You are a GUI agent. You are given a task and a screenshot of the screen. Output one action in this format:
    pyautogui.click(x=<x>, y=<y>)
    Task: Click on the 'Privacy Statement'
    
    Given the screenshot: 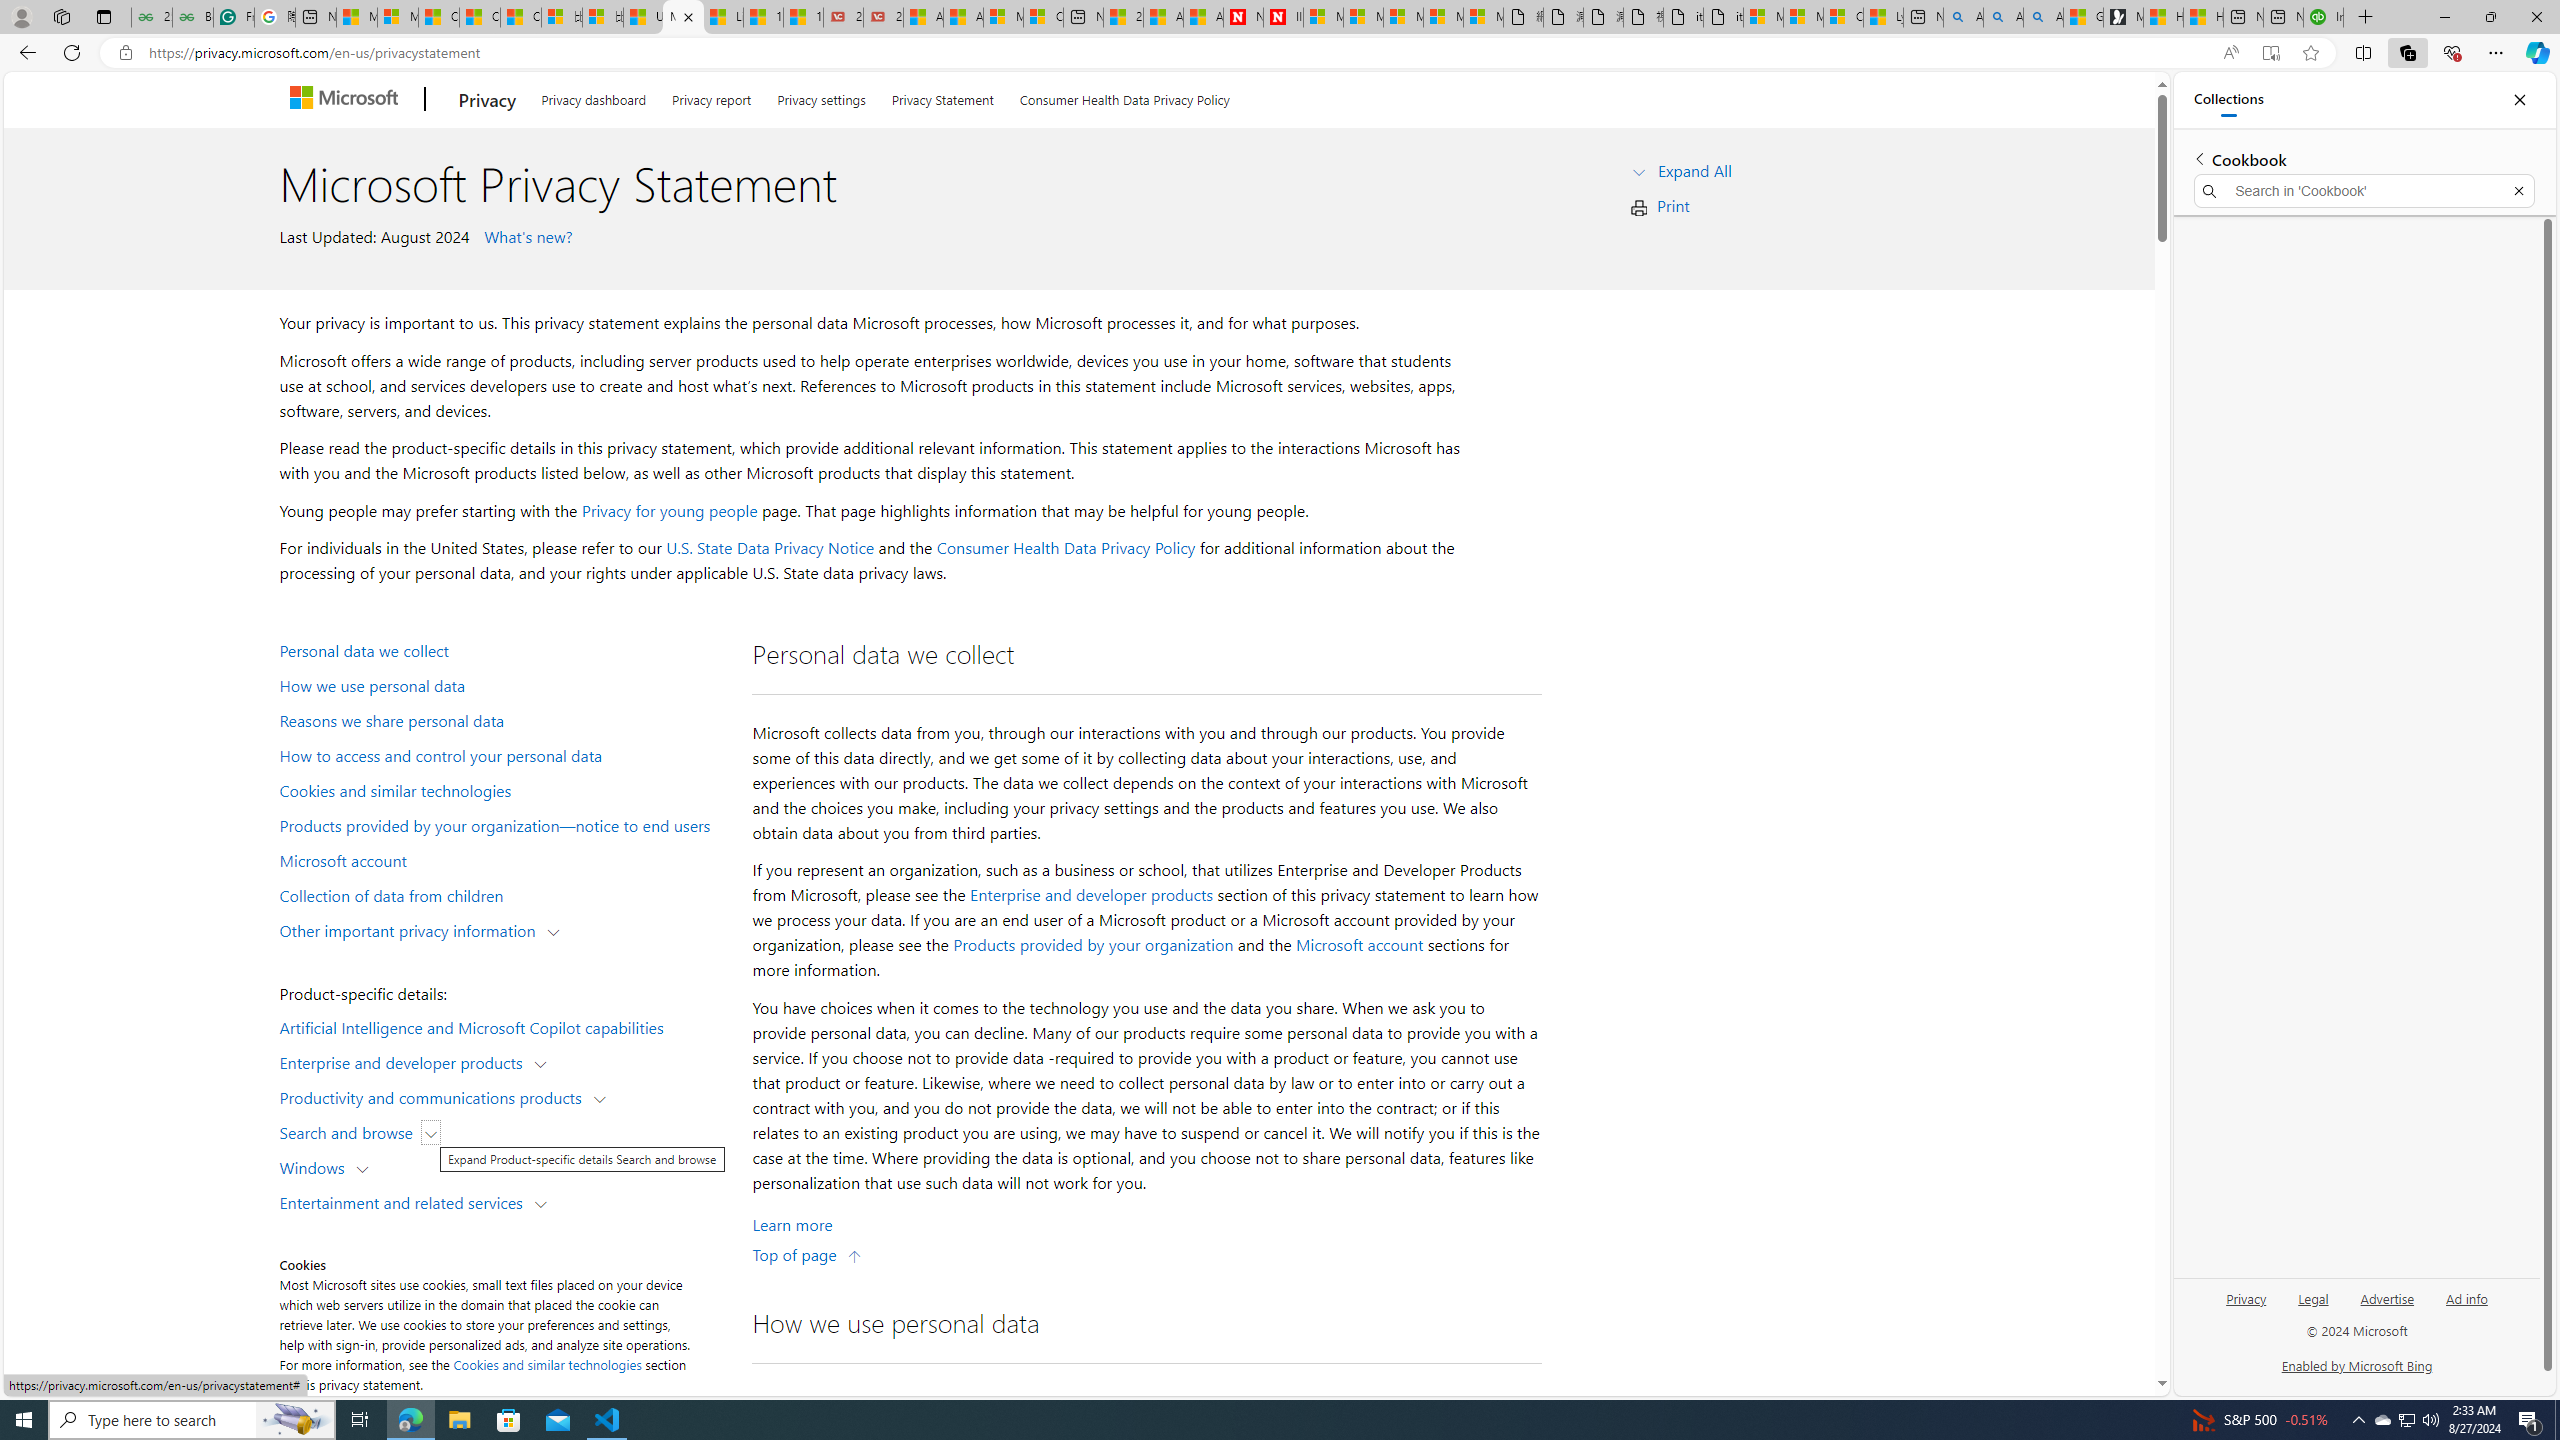 What is the action you would take?
    pyautogui.click(x=942, y=96)
    